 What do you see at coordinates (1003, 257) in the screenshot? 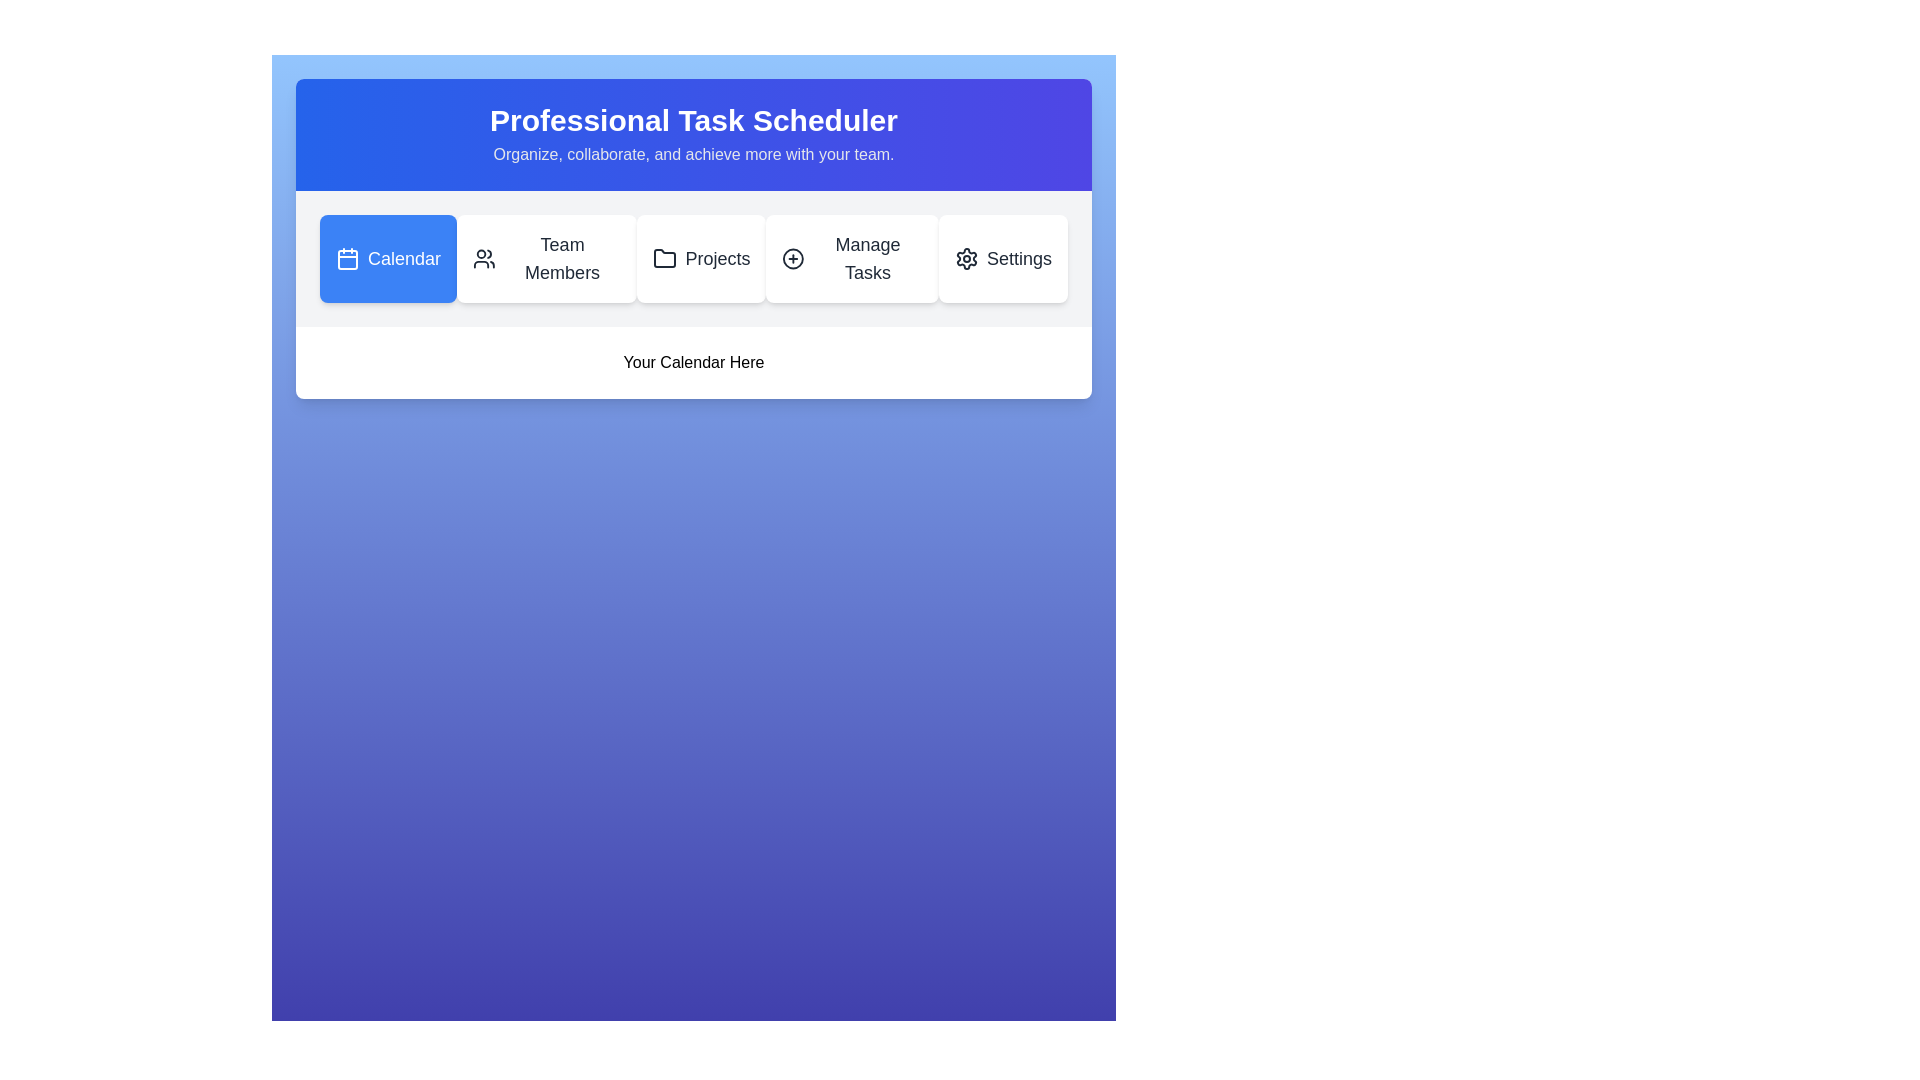
I see `the 'Settings' button with a gear icon` at bounding box center [1003, 257].